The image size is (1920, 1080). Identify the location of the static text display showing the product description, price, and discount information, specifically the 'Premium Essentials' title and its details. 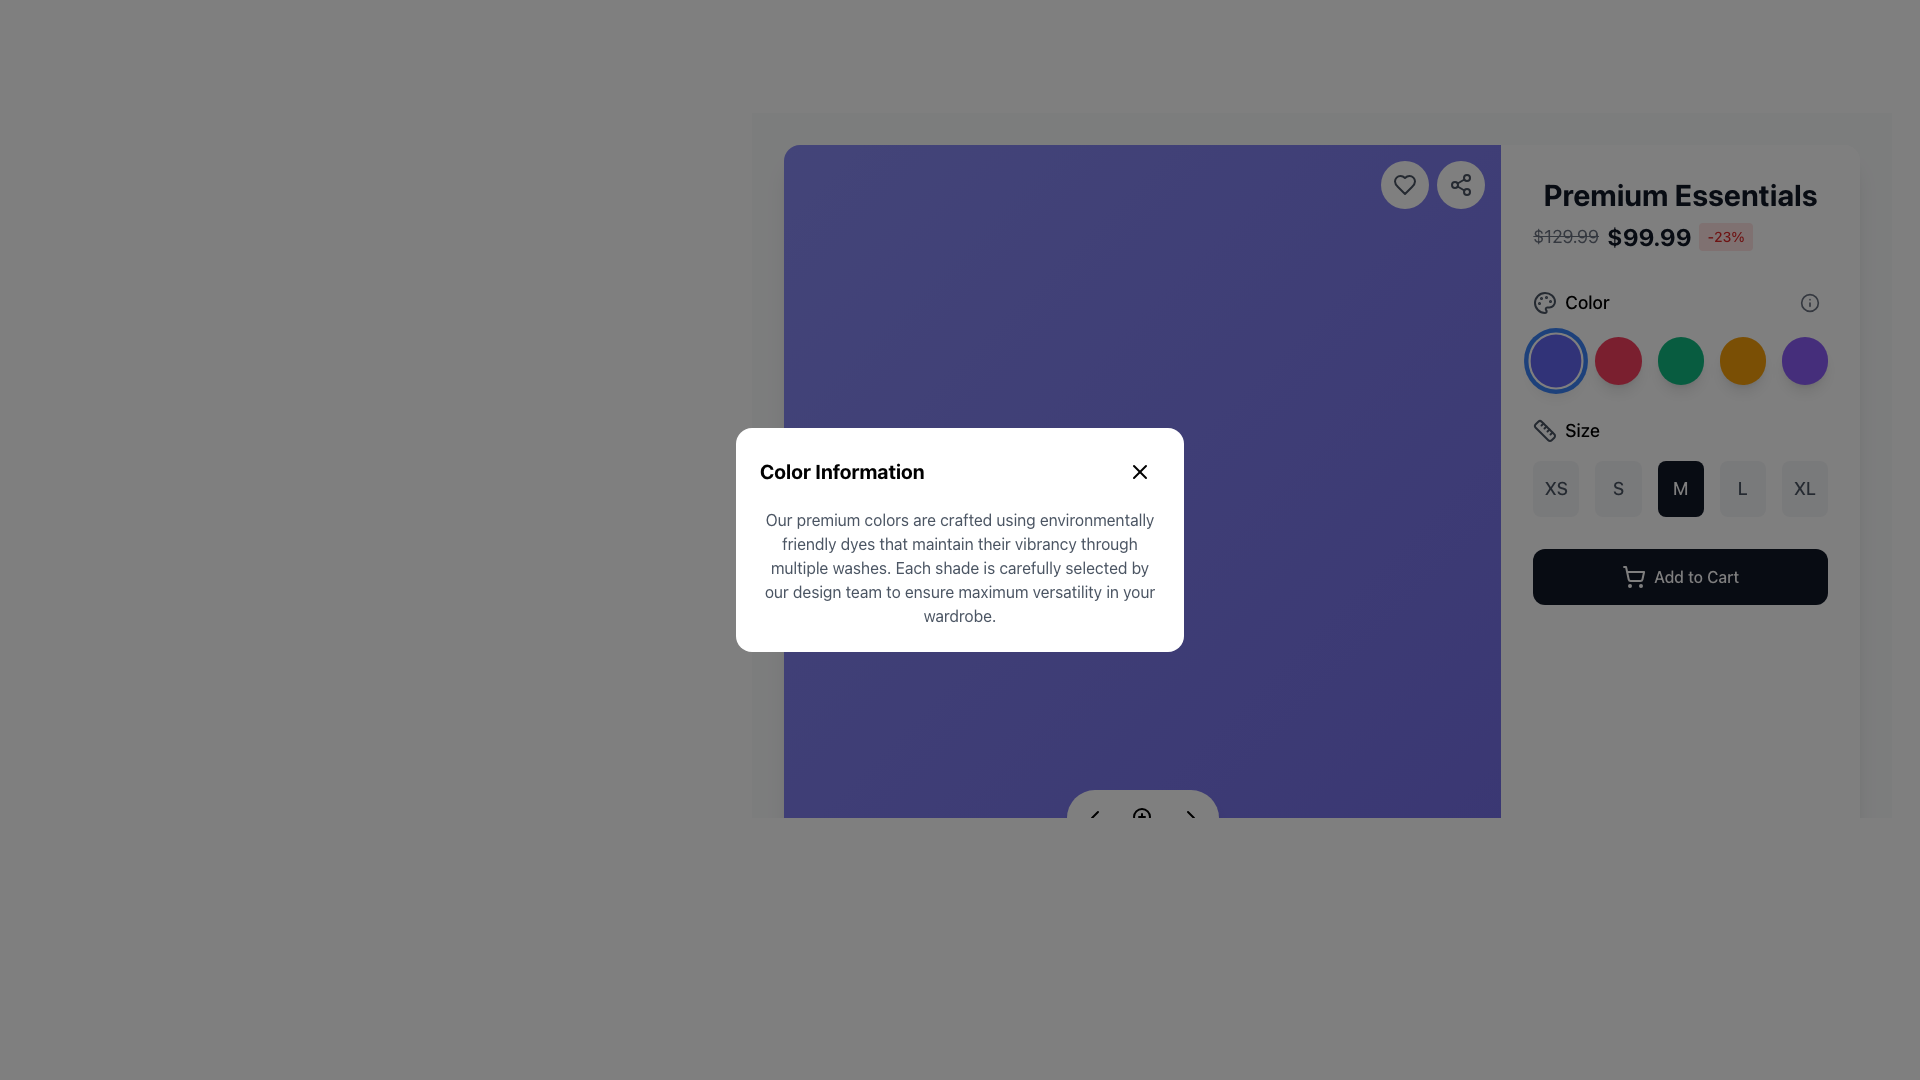
(1680, 215).